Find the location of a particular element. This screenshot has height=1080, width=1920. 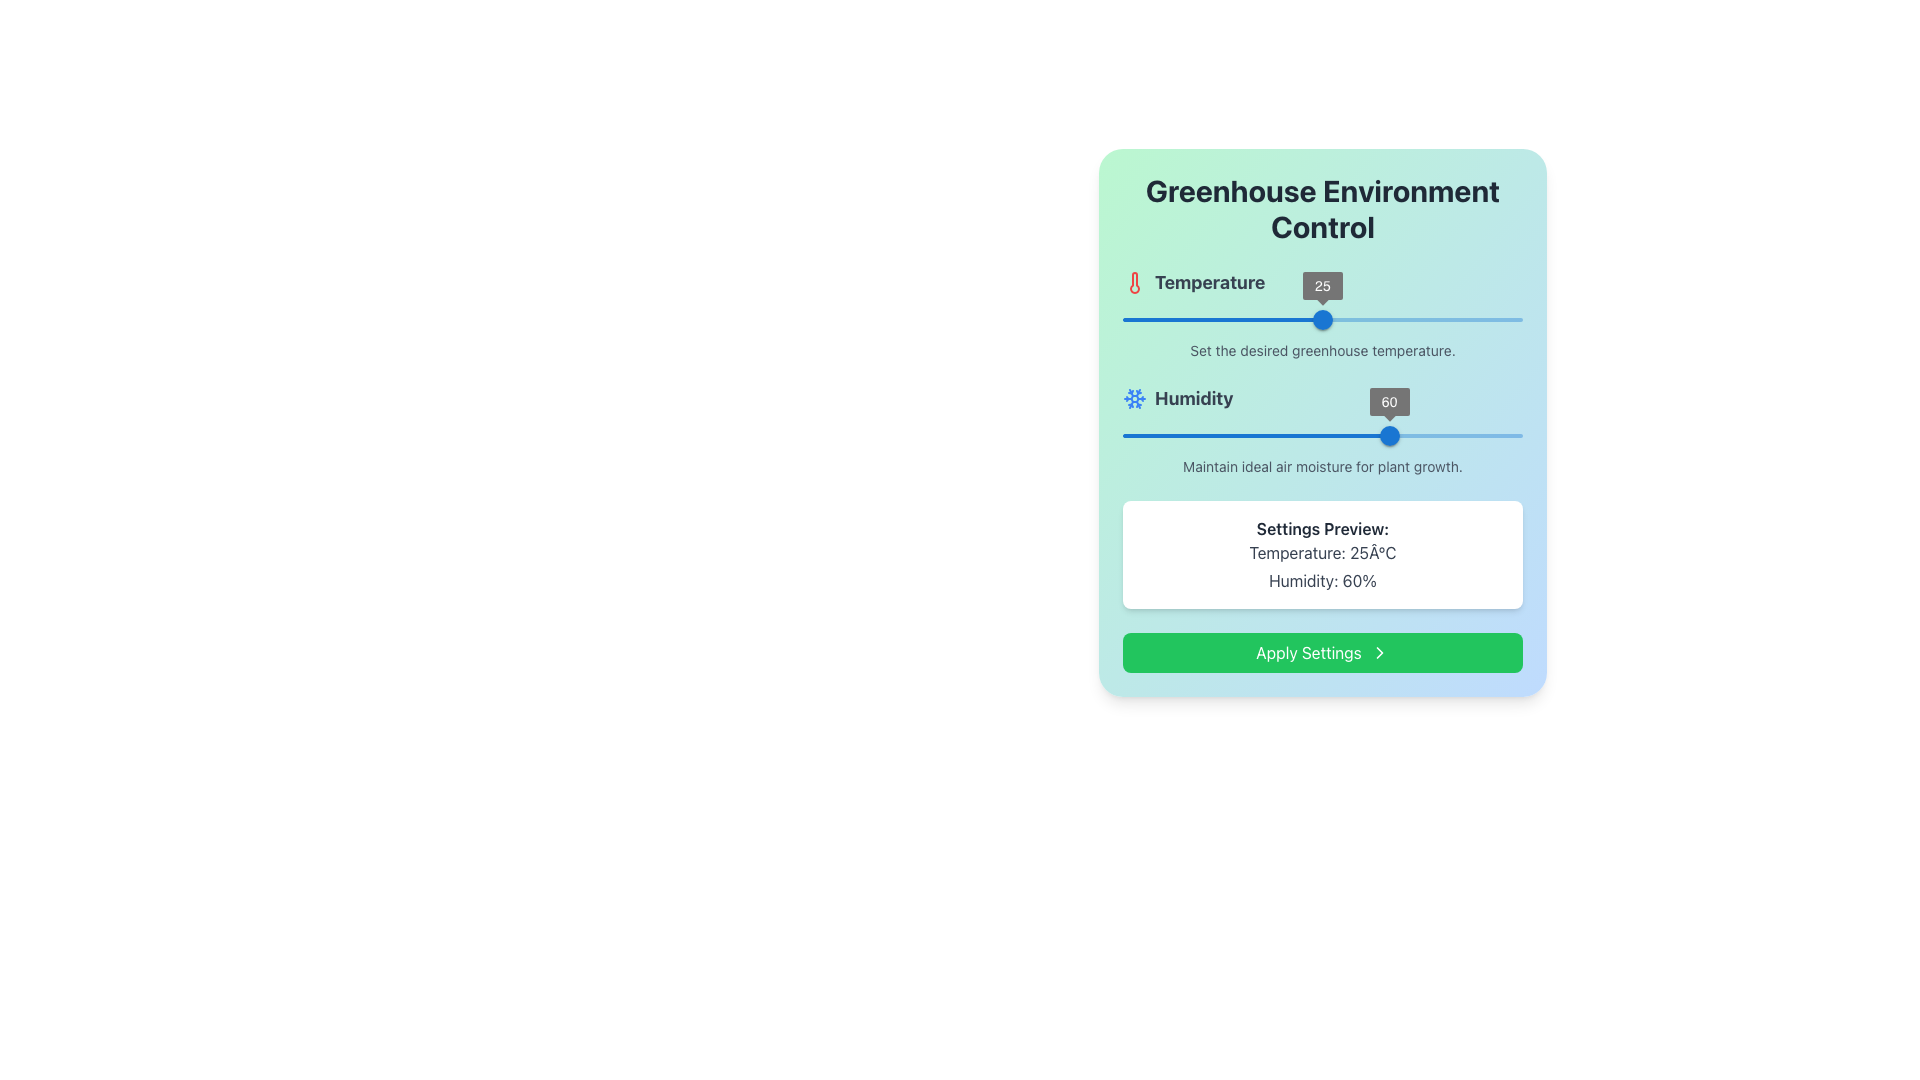

the humidity is located at coordinates (1286, 434).